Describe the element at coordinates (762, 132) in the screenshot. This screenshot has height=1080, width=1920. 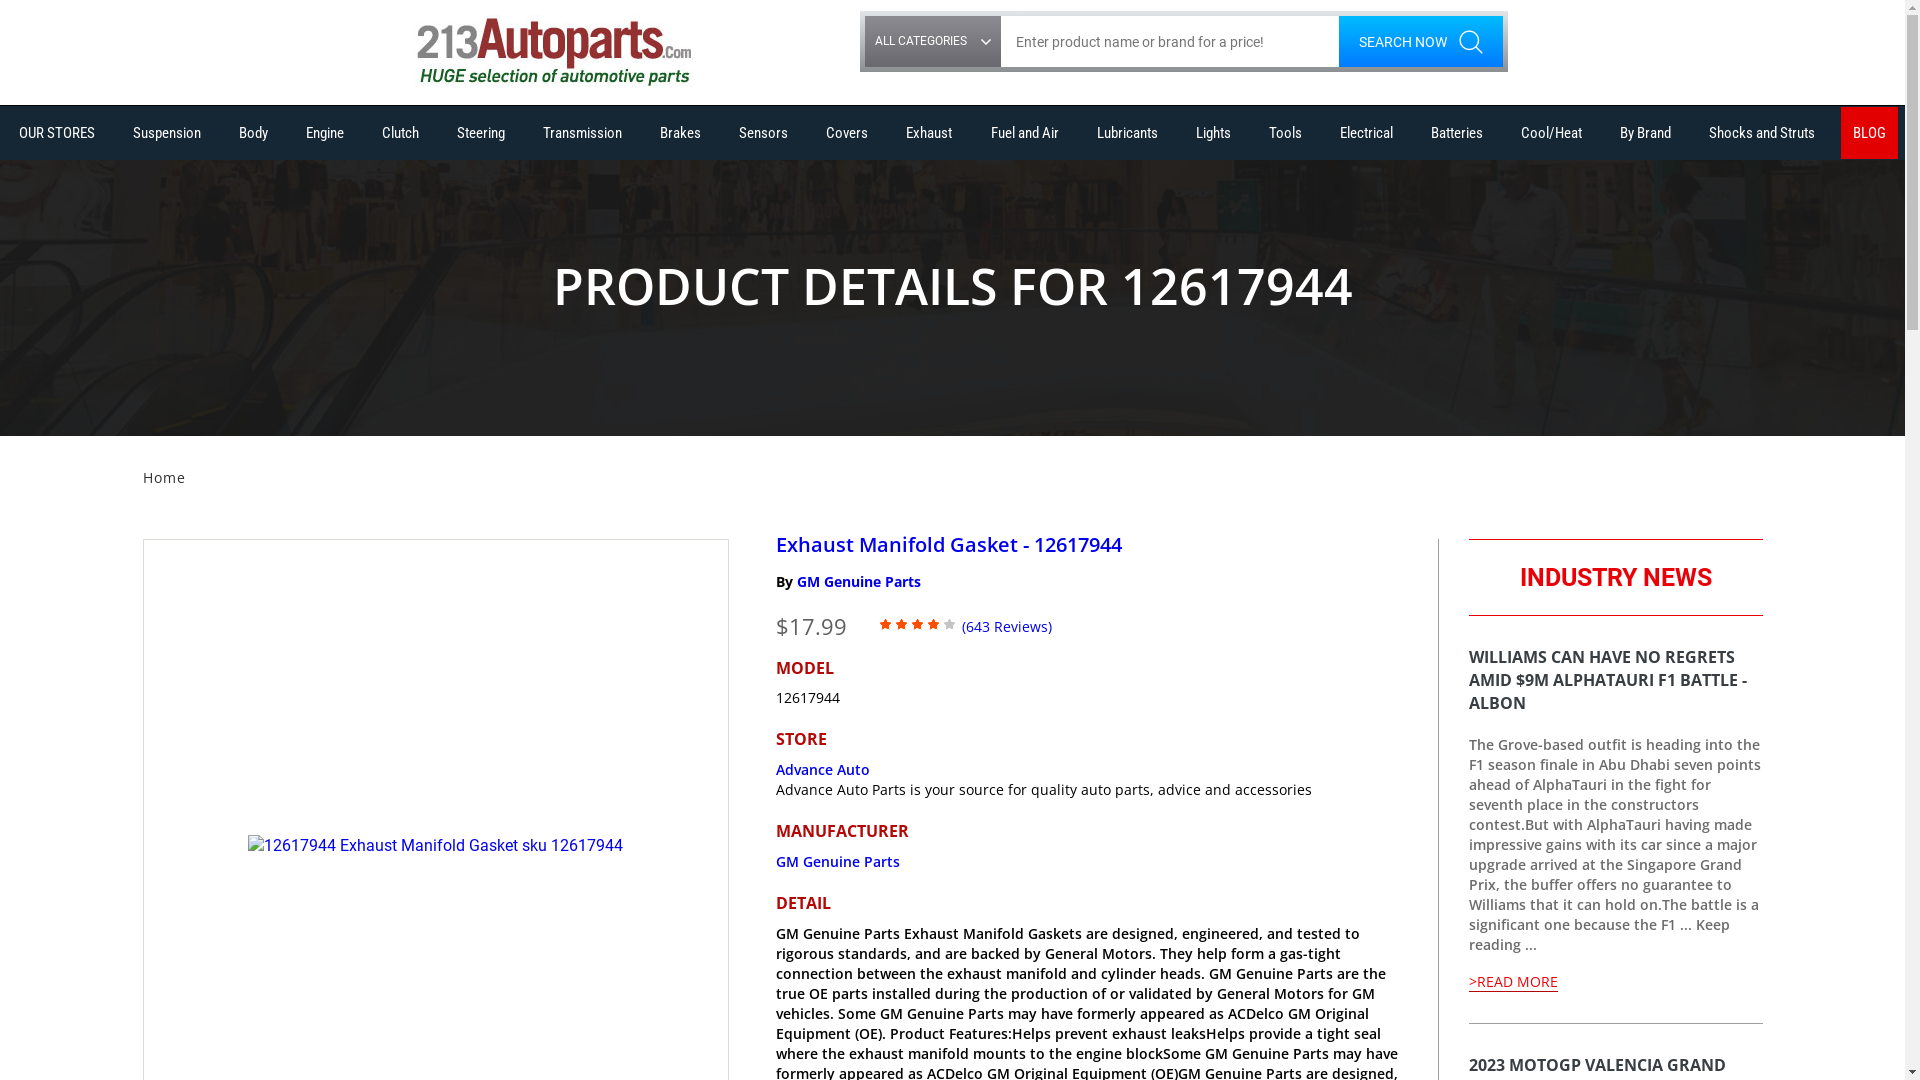
I see `'Sensors'` at that location.